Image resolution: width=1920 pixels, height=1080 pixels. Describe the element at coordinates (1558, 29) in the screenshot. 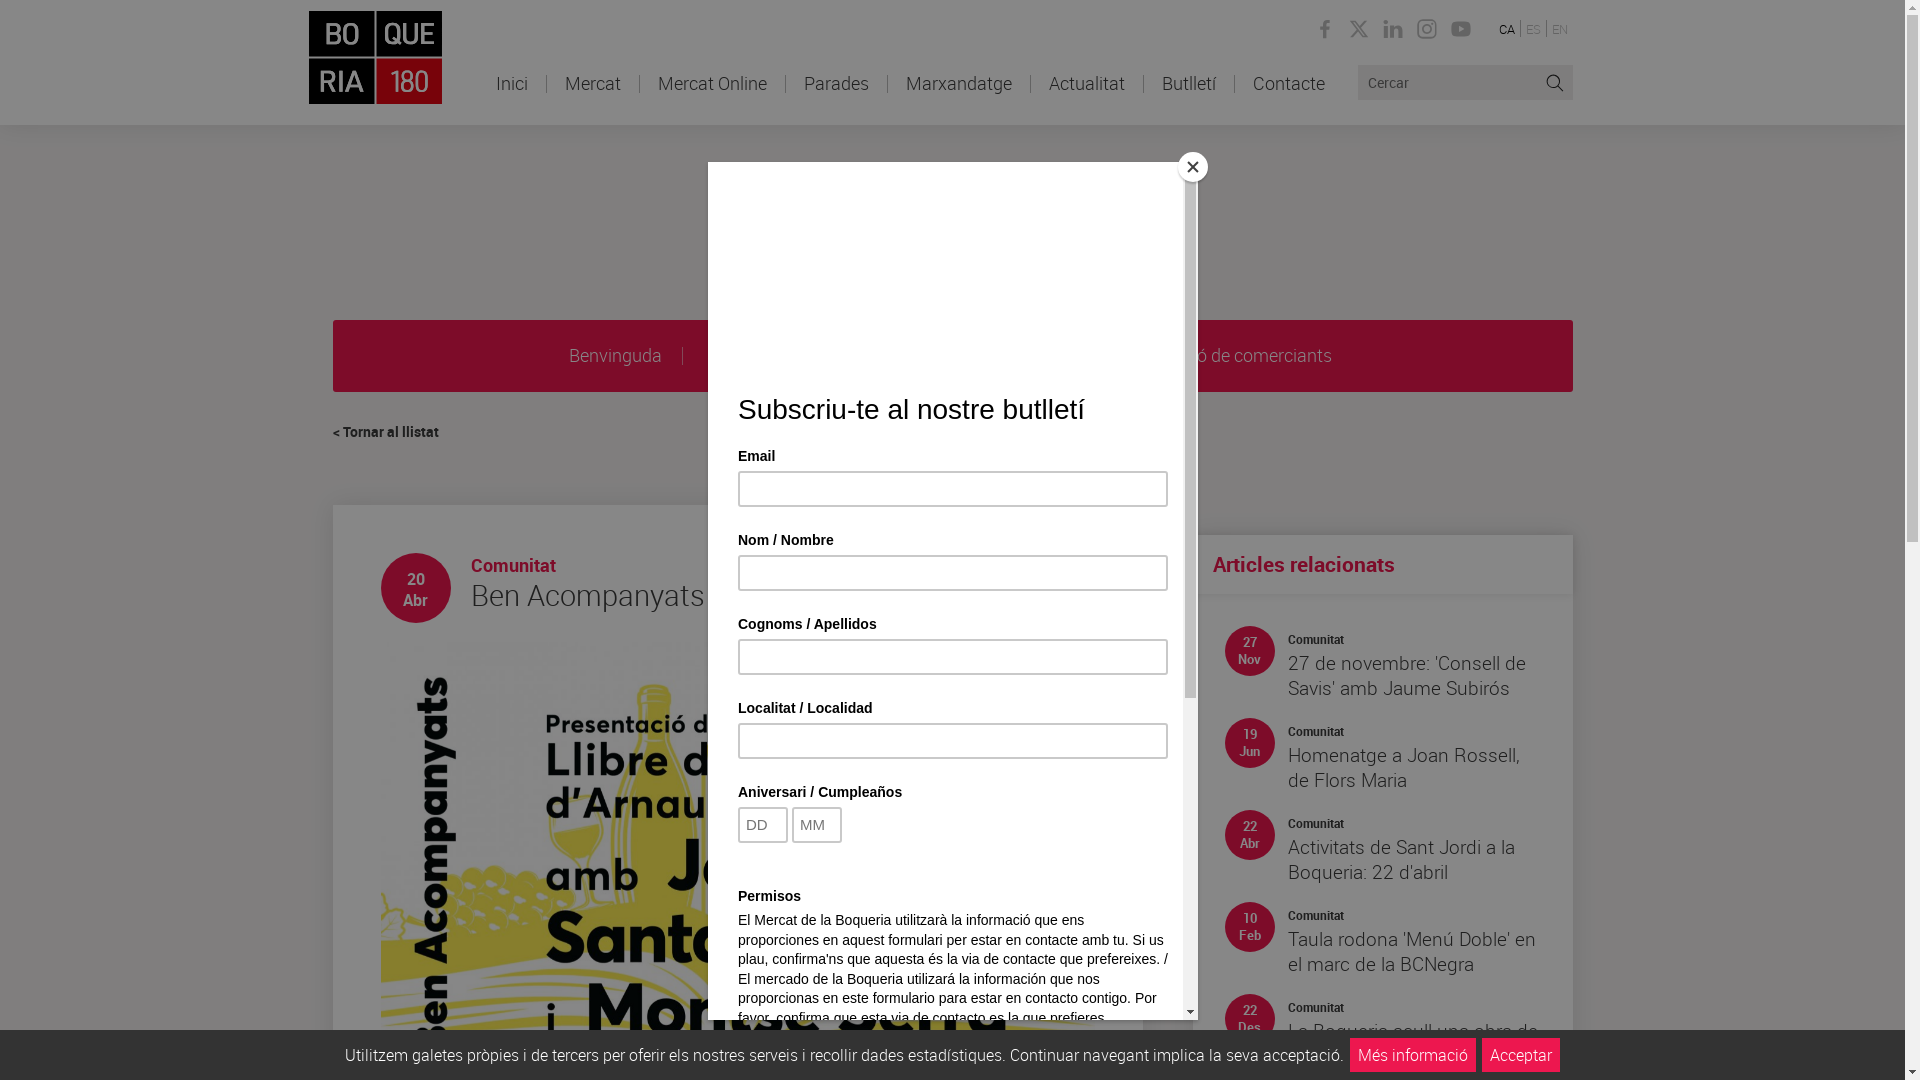

I see `'EN'` at that location.